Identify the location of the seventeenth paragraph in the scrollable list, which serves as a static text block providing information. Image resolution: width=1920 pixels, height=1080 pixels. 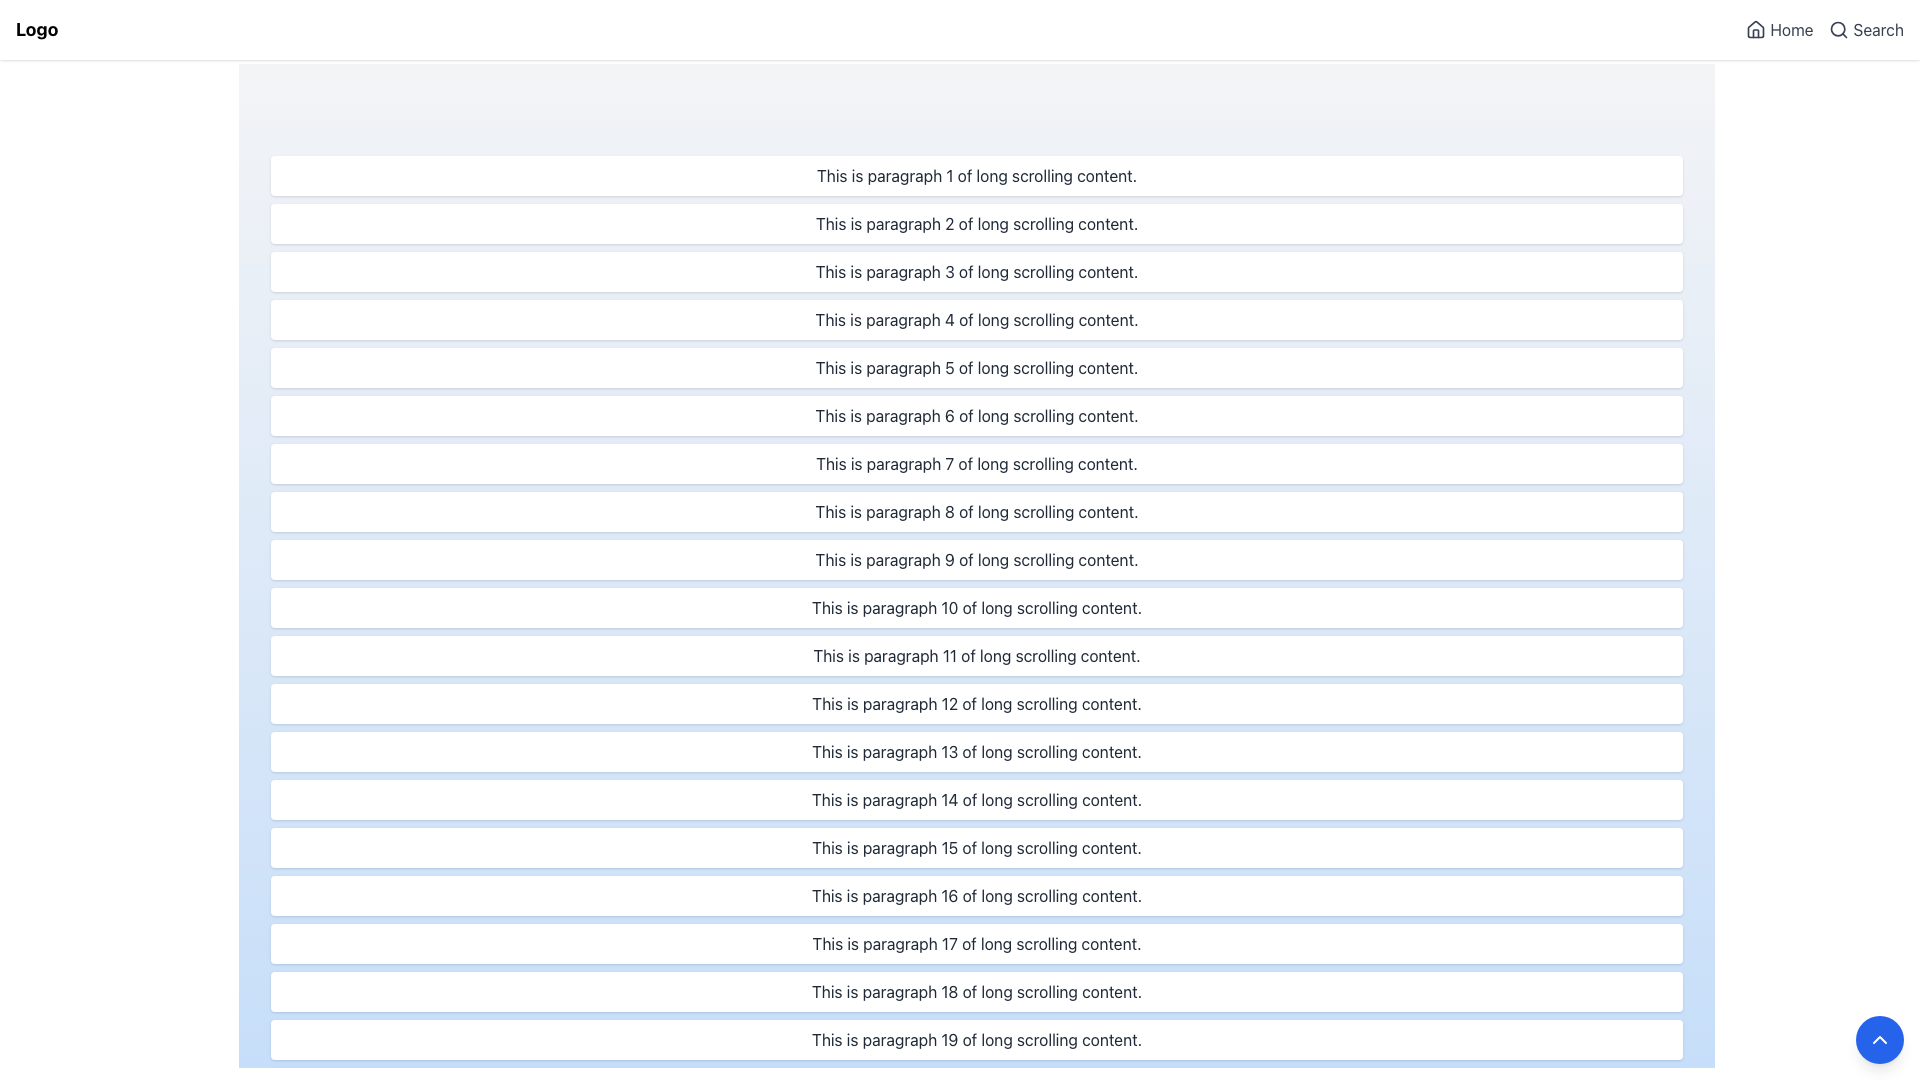
(977, 944).